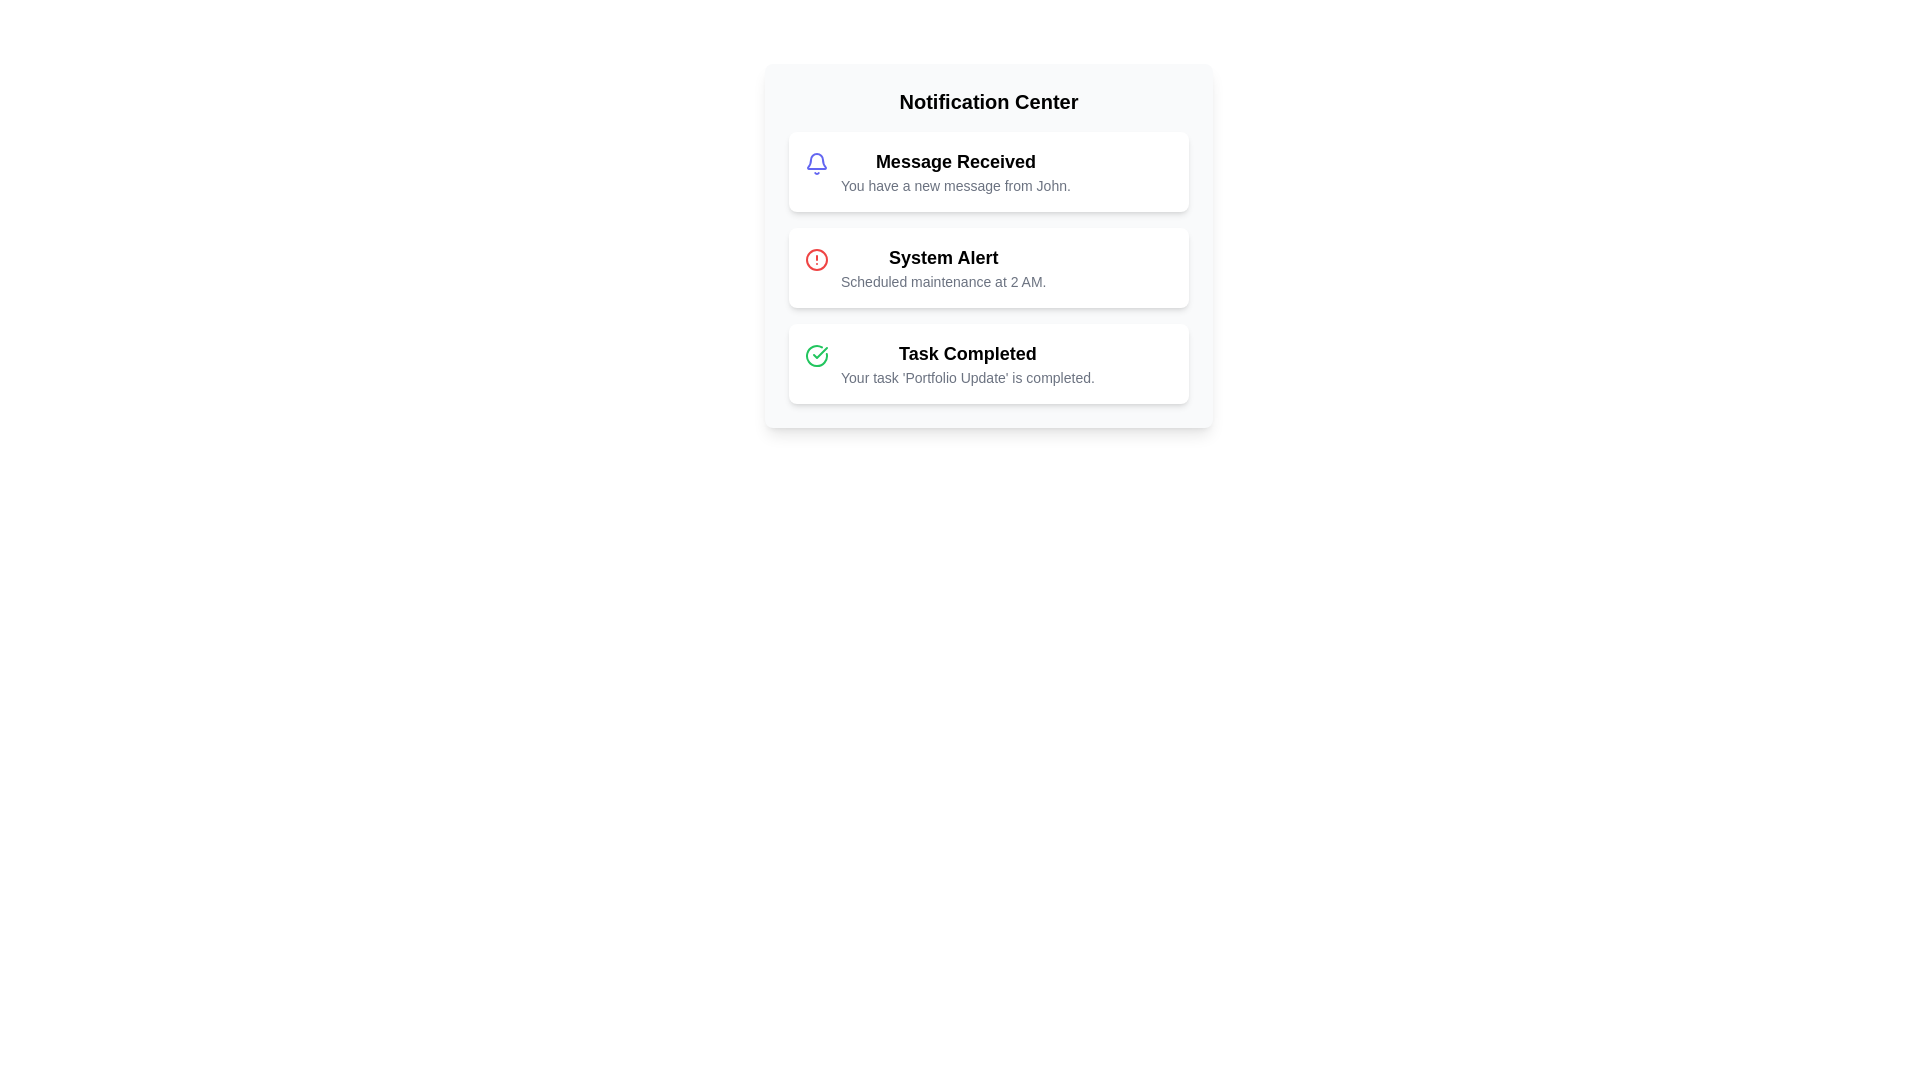 This screenshot has width=1920, height=1080. What do you see at coordinates (988, 266) in the screenshot?
I see `the notification titled 'System Alert' to view its details` at bounding box center [988, 266].